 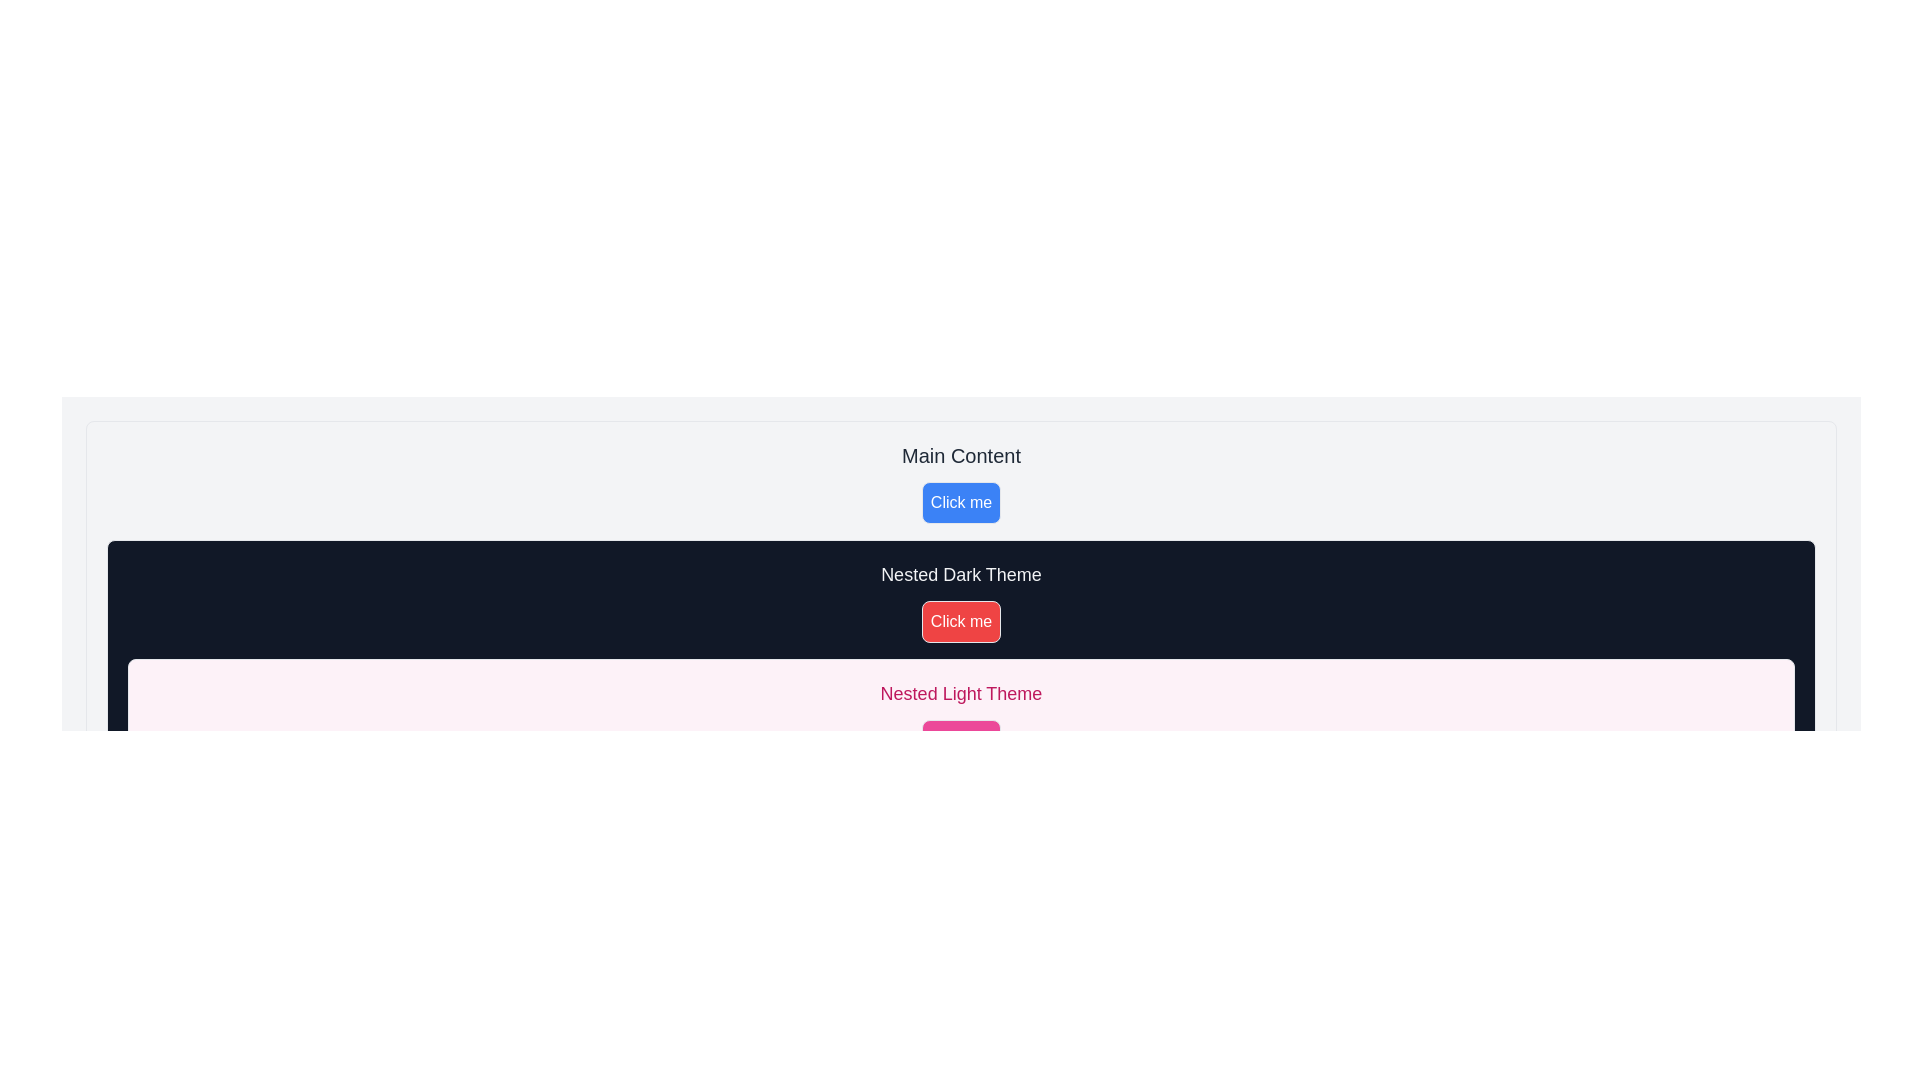 What do you see at coordinates (961, 501) in the screenshot?
I see `the button labeled 'Click me' with a blue background and white text` at bounding box center [961, 501].